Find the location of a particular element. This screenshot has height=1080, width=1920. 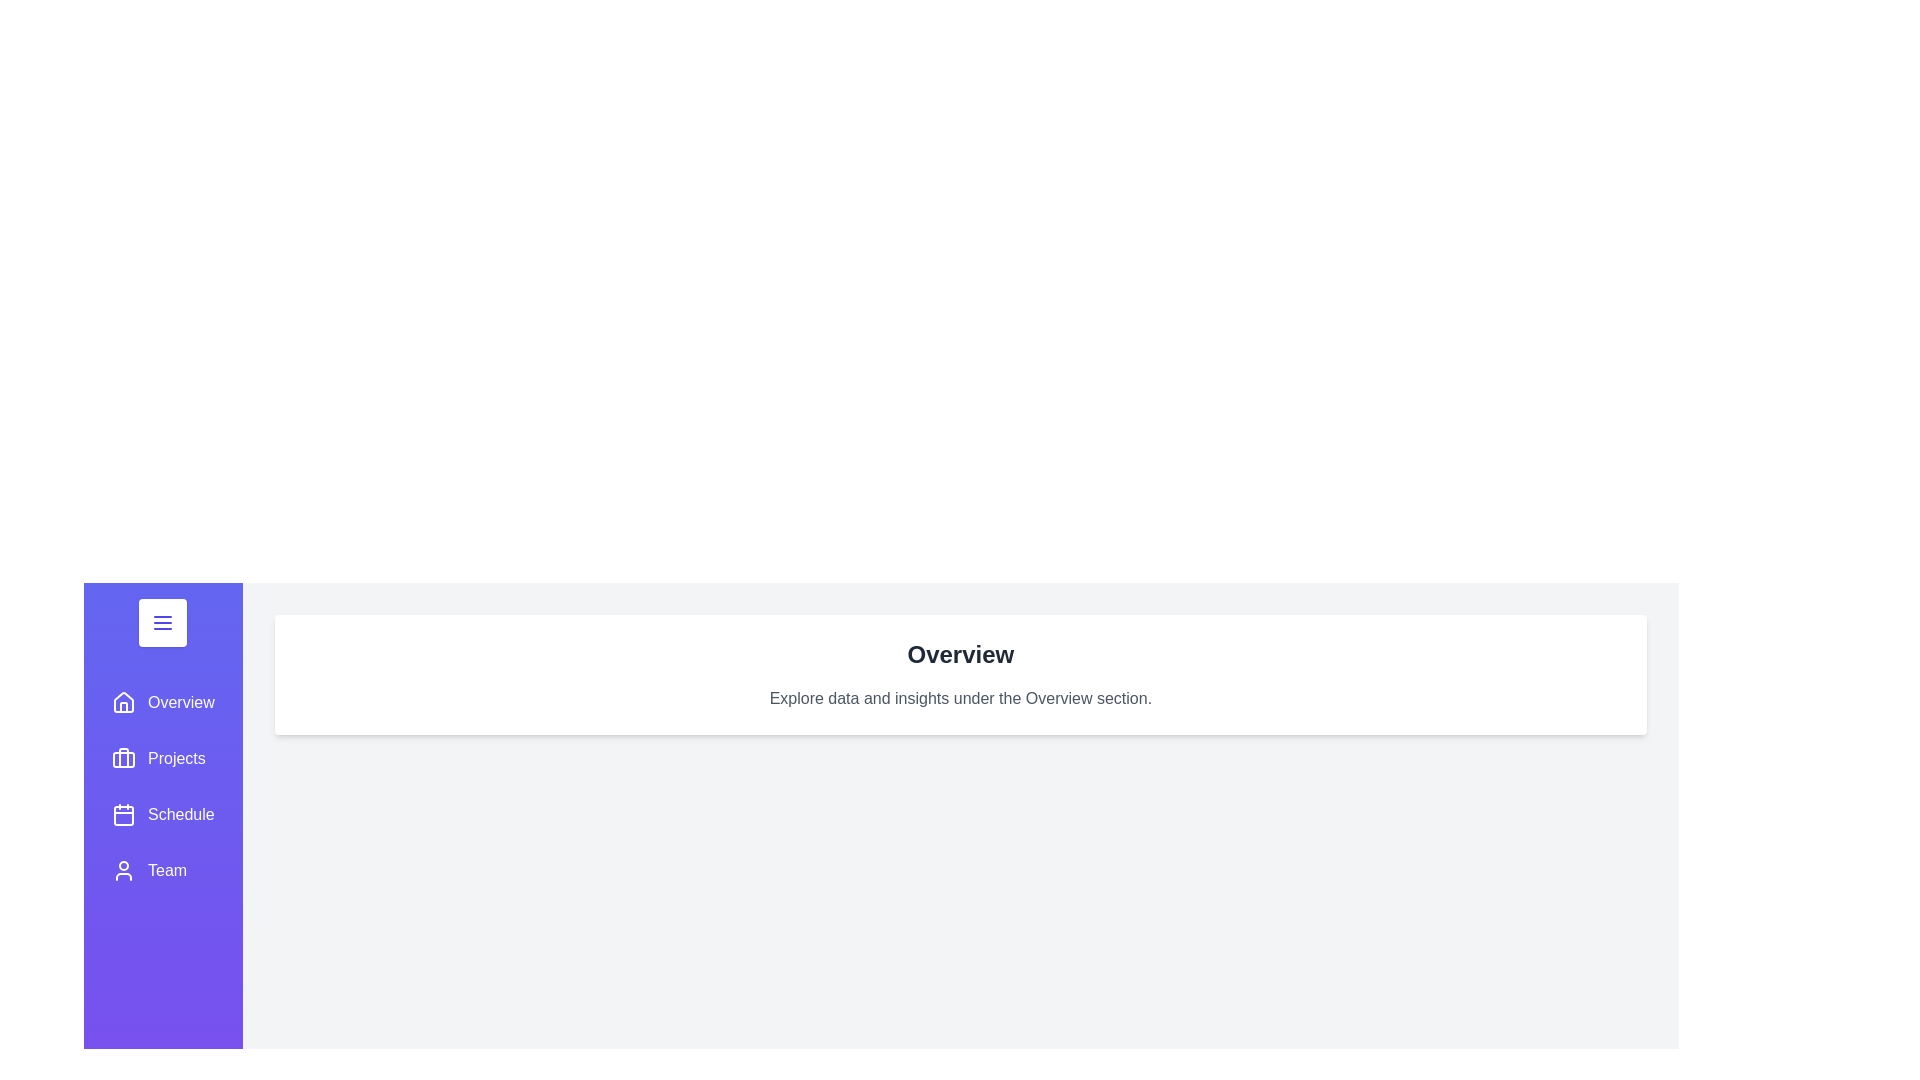

the sidebar section labeled Projects is located at coordinates (163, 759).